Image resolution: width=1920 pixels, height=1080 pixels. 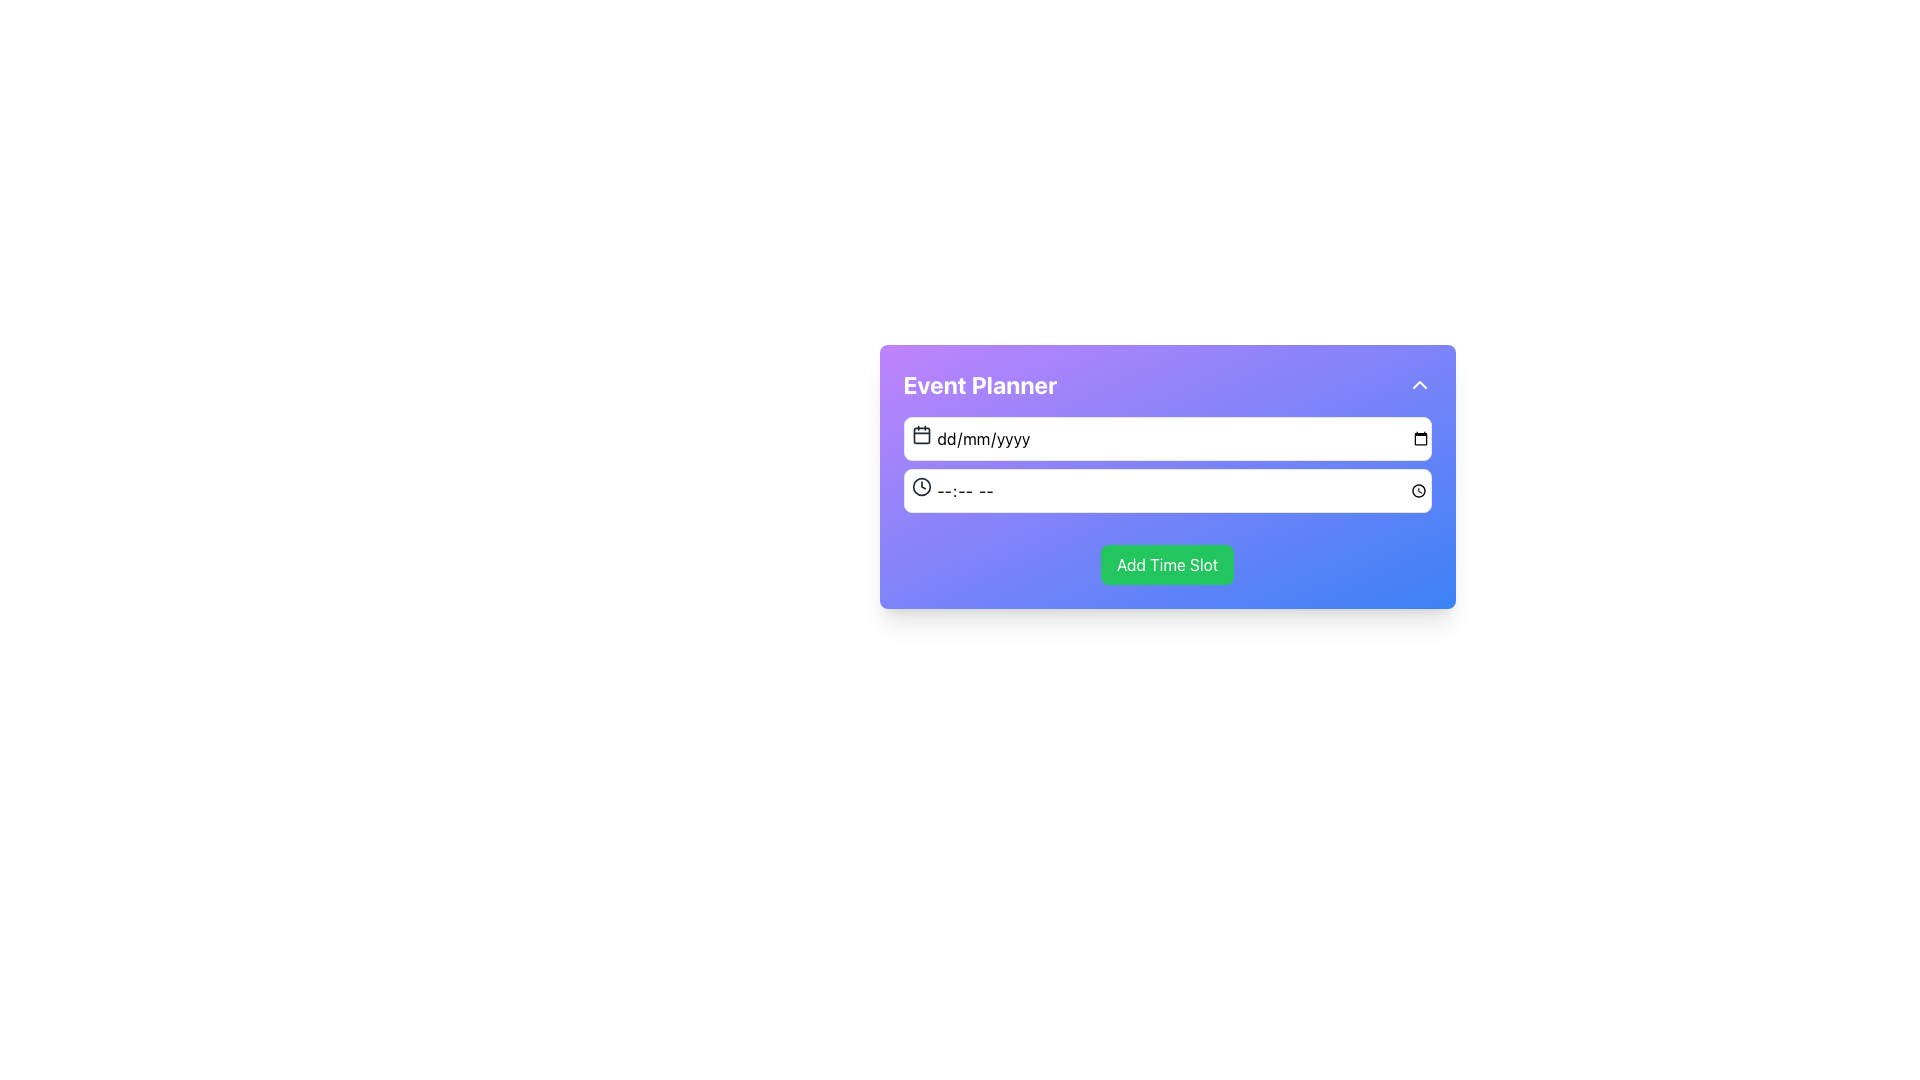 What do you see at coordinates (1418, 385) in the screenshot?
I see `the circular button with an upward-pointing chevron icon on a purple gradient background, located at the top-right corner of the 'Event Planner' banner` at bounding box center [1418, 385].